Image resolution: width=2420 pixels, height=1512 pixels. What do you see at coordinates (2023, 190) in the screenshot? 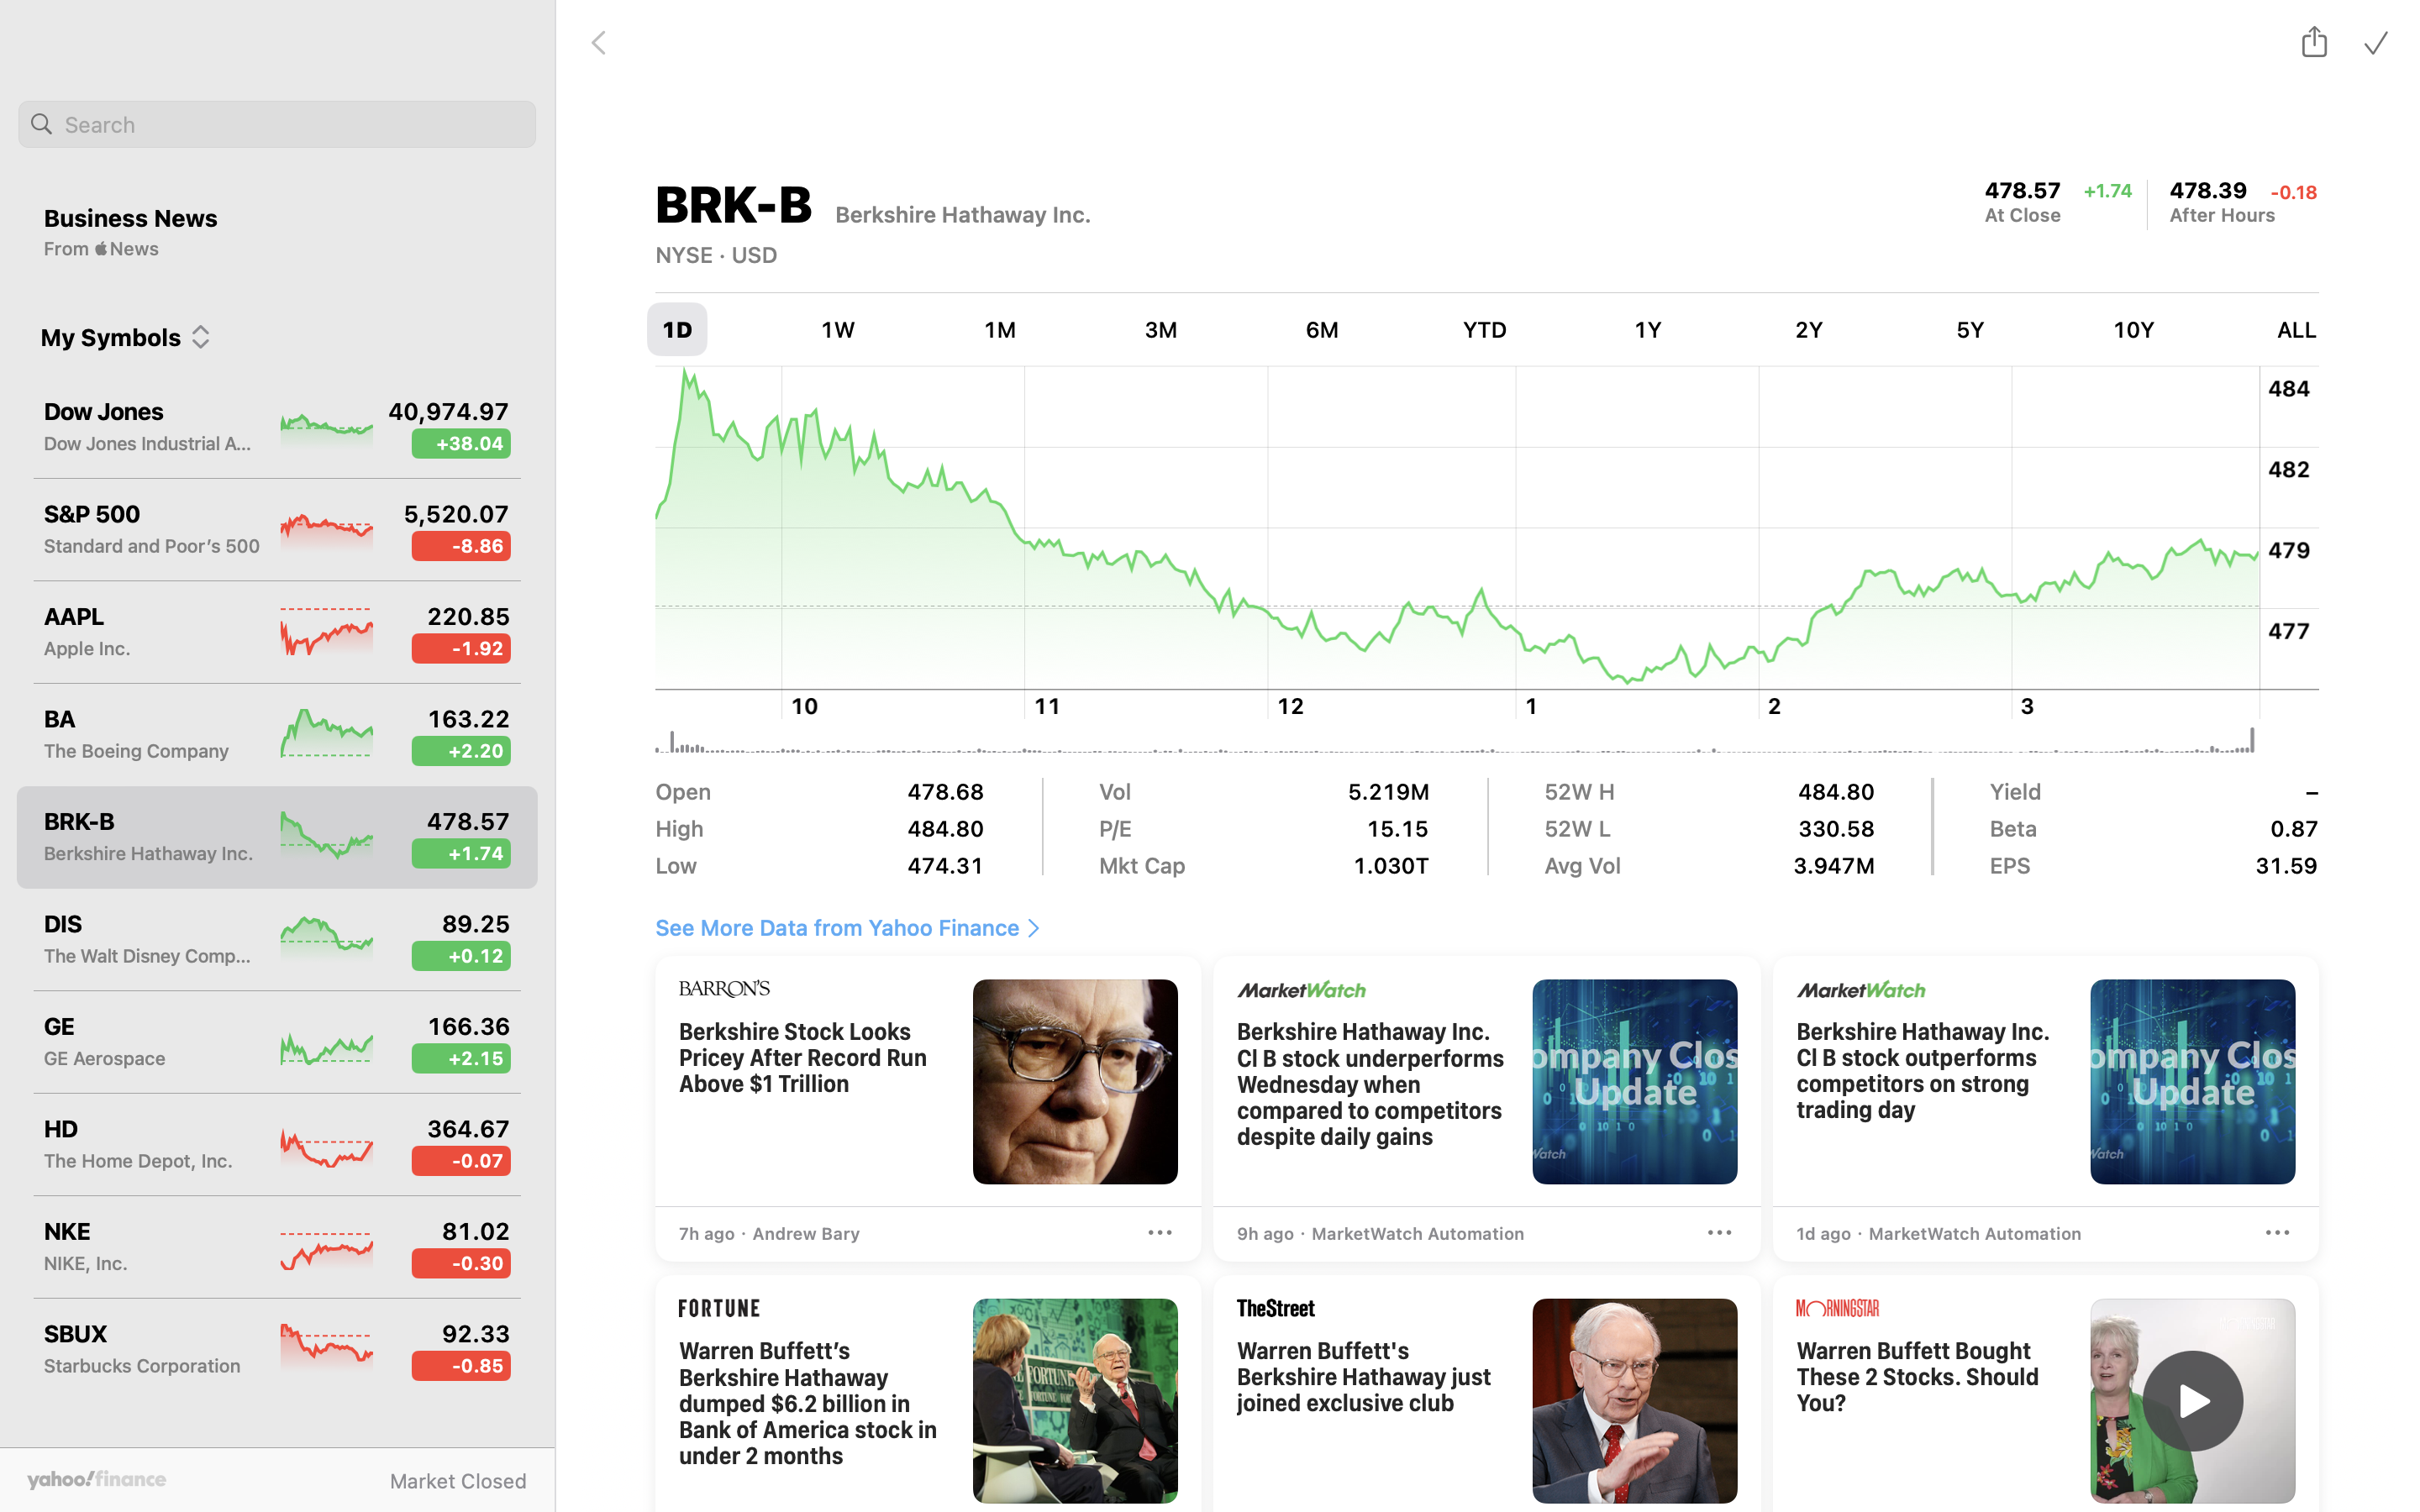
I see `'478.57, change, up 1.74 points'` at bounding box center [2023, 190].